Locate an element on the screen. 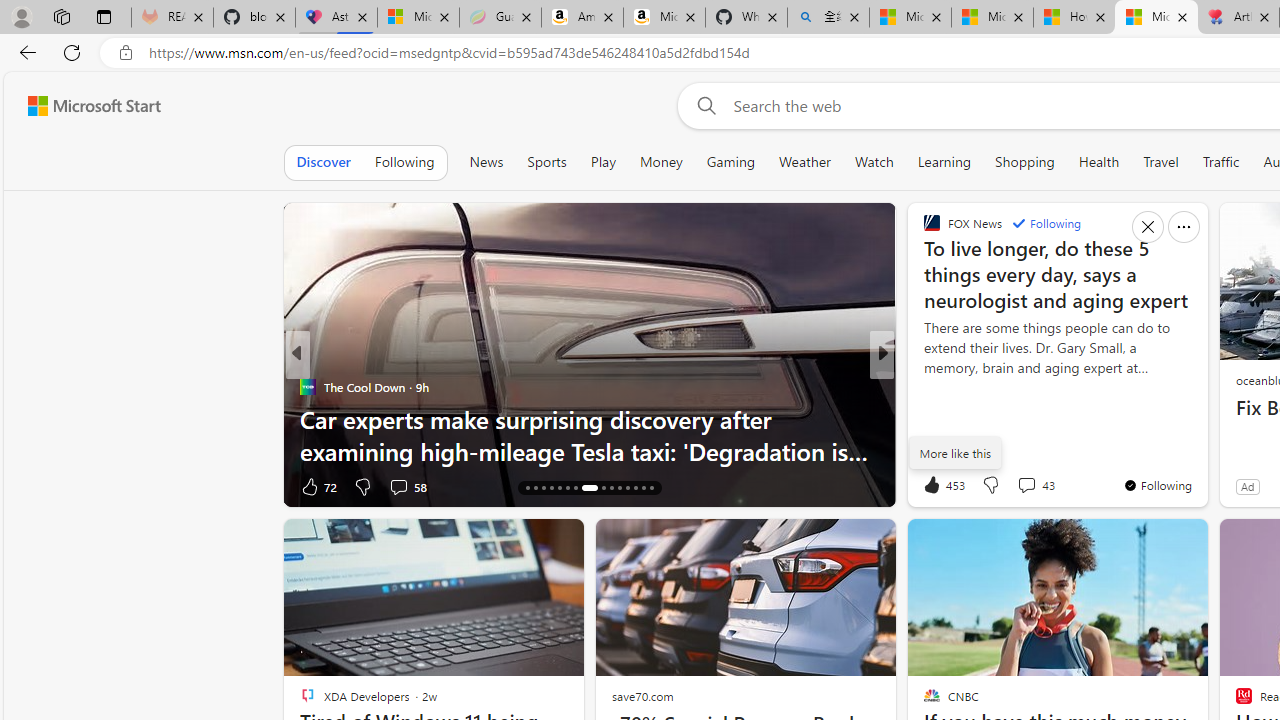  'AutomationID: tab-29' is located at coordinates (643, 488).